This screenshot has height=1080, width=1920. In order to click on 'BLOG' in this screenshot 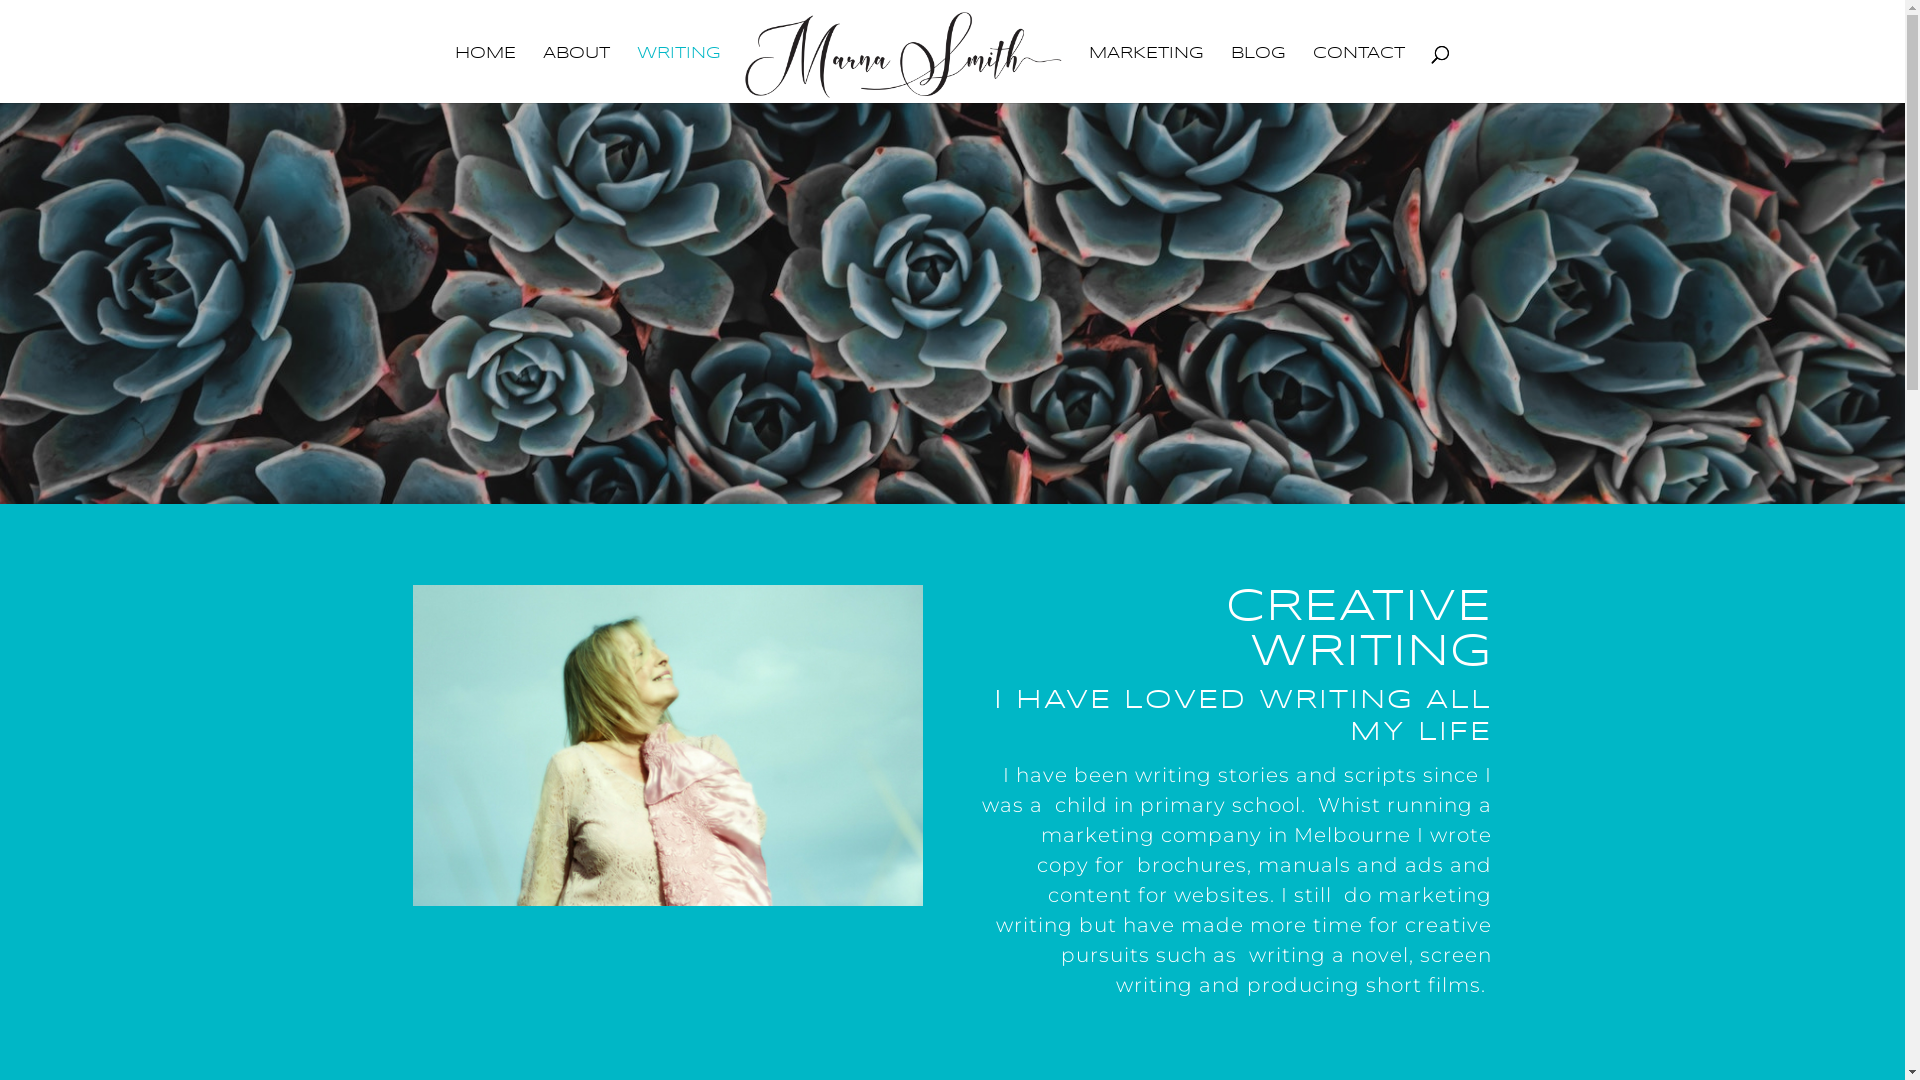, I will do `click(1229, 73)`.